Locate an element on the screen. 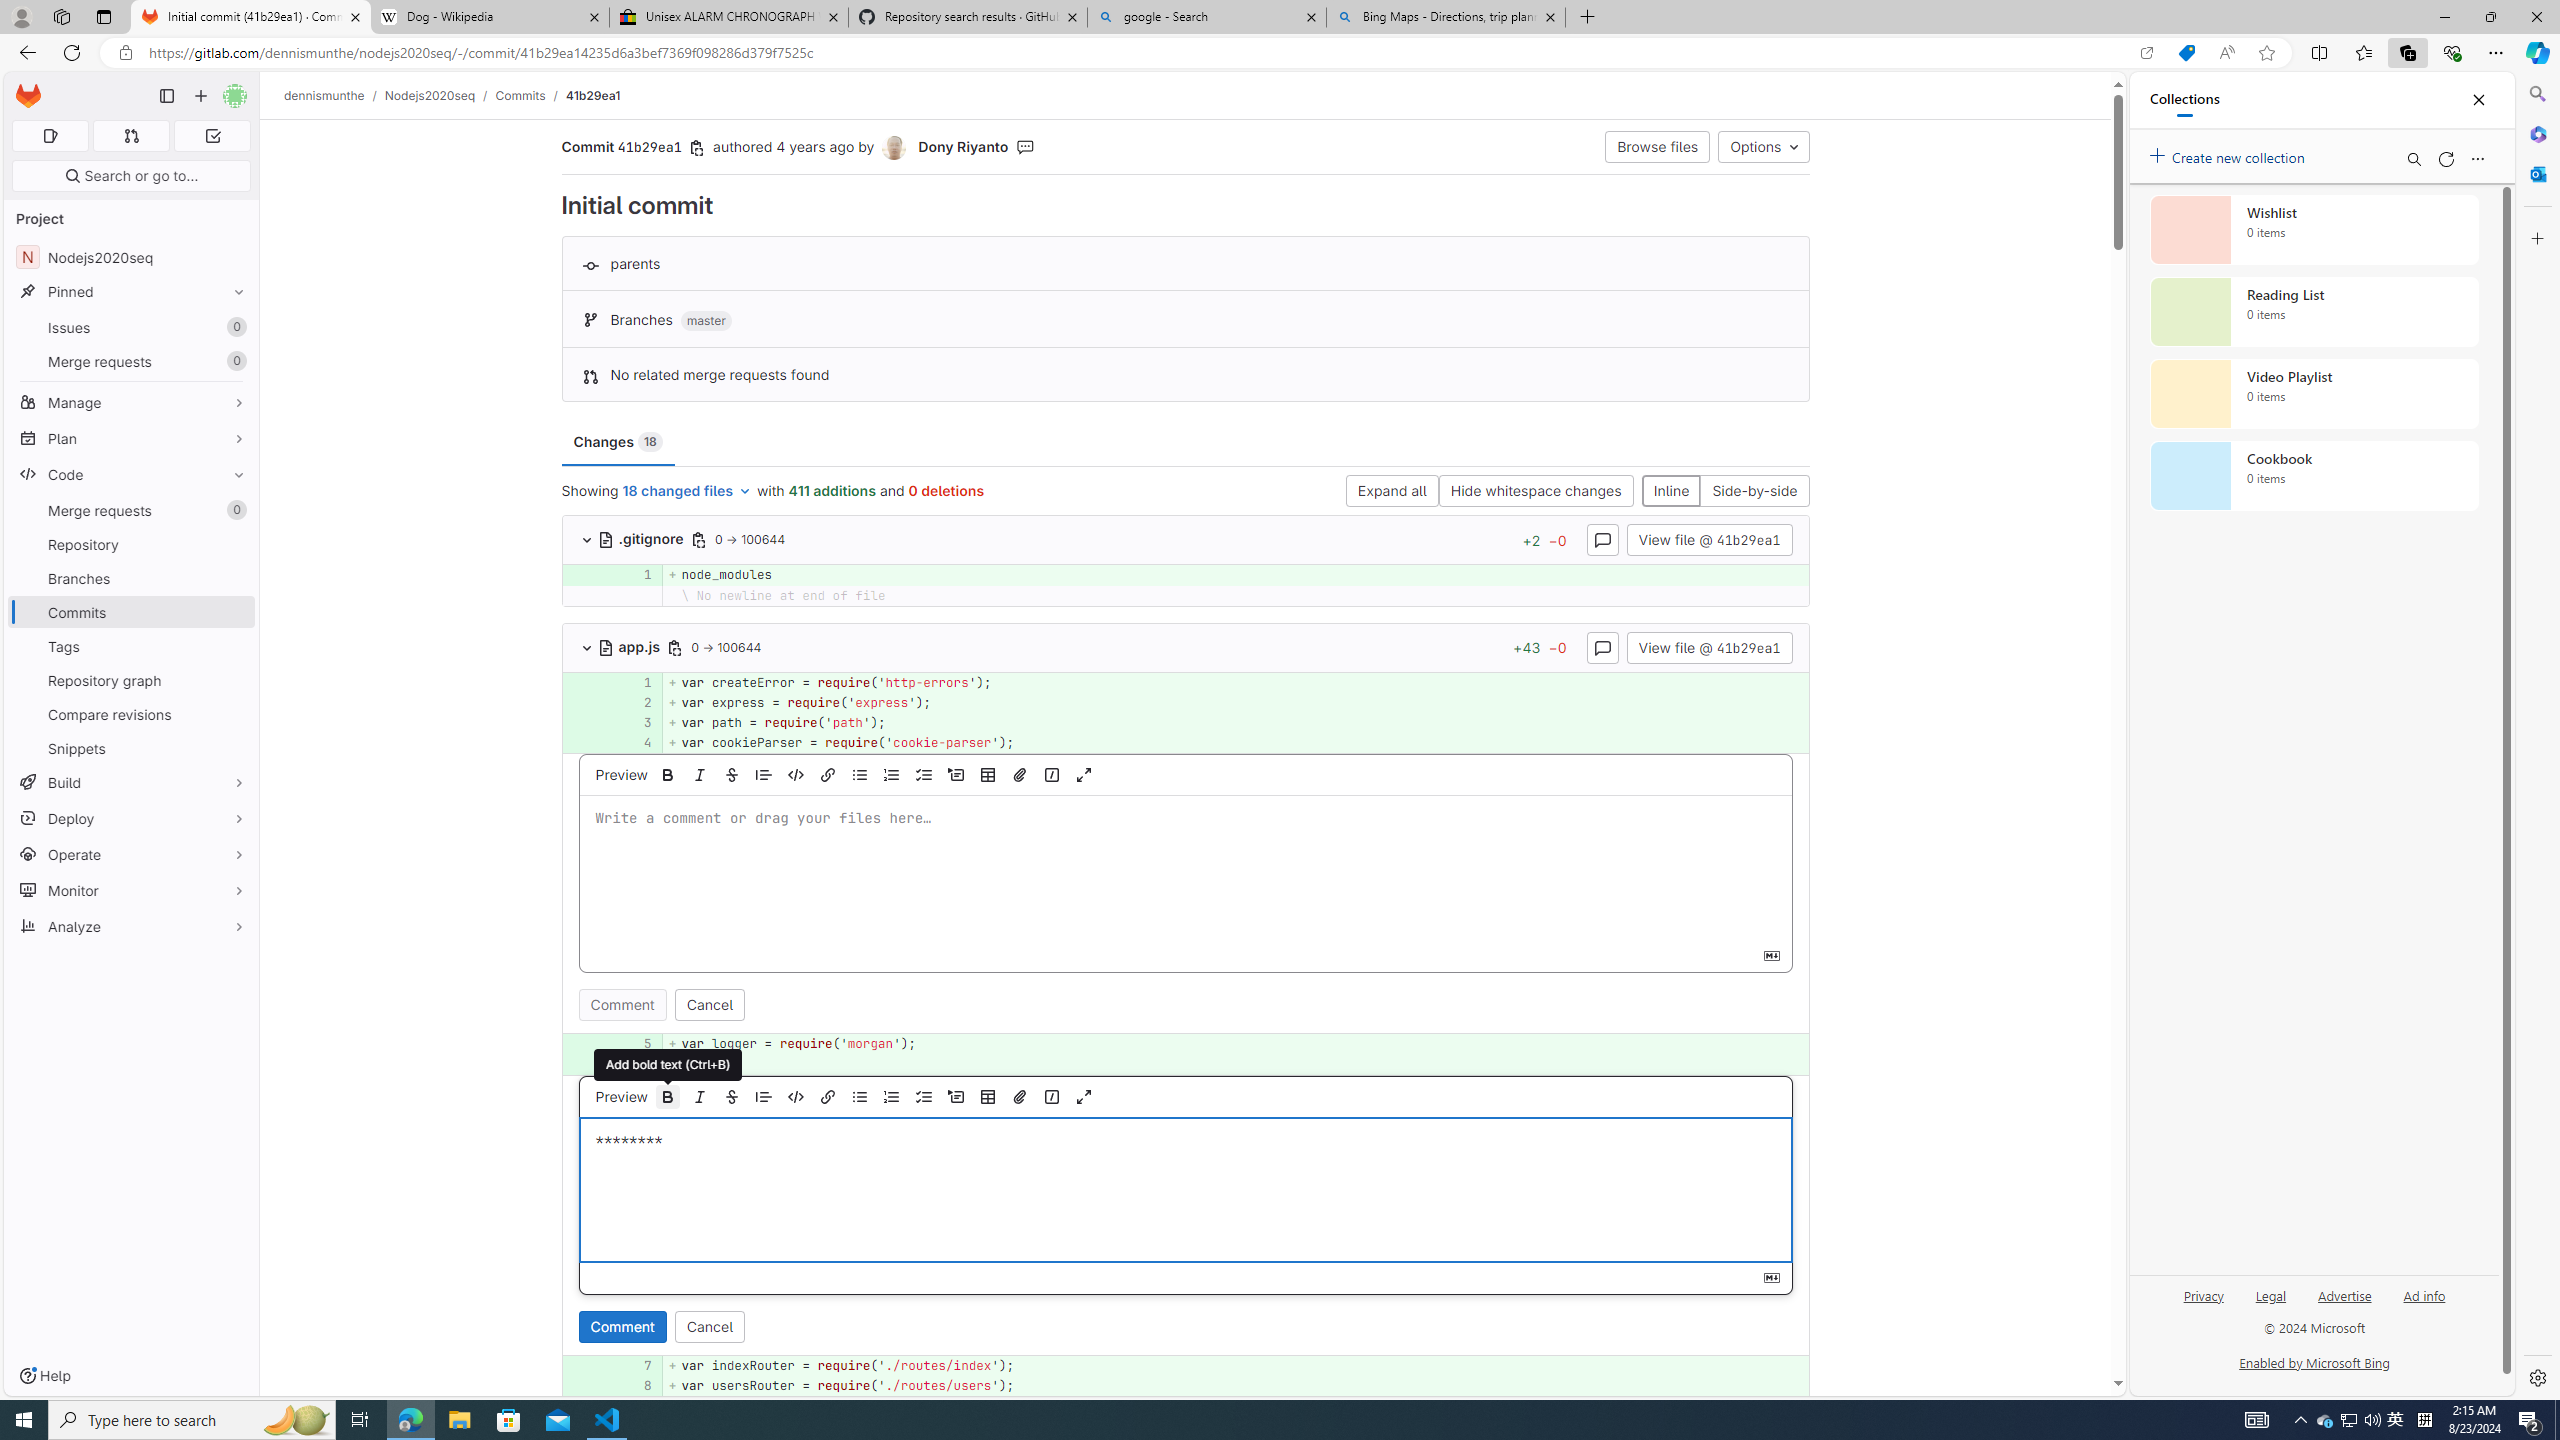 This screenshot has height=1440, width=2560. 'Dony Riyanto' is located at coordinates (893, 148).